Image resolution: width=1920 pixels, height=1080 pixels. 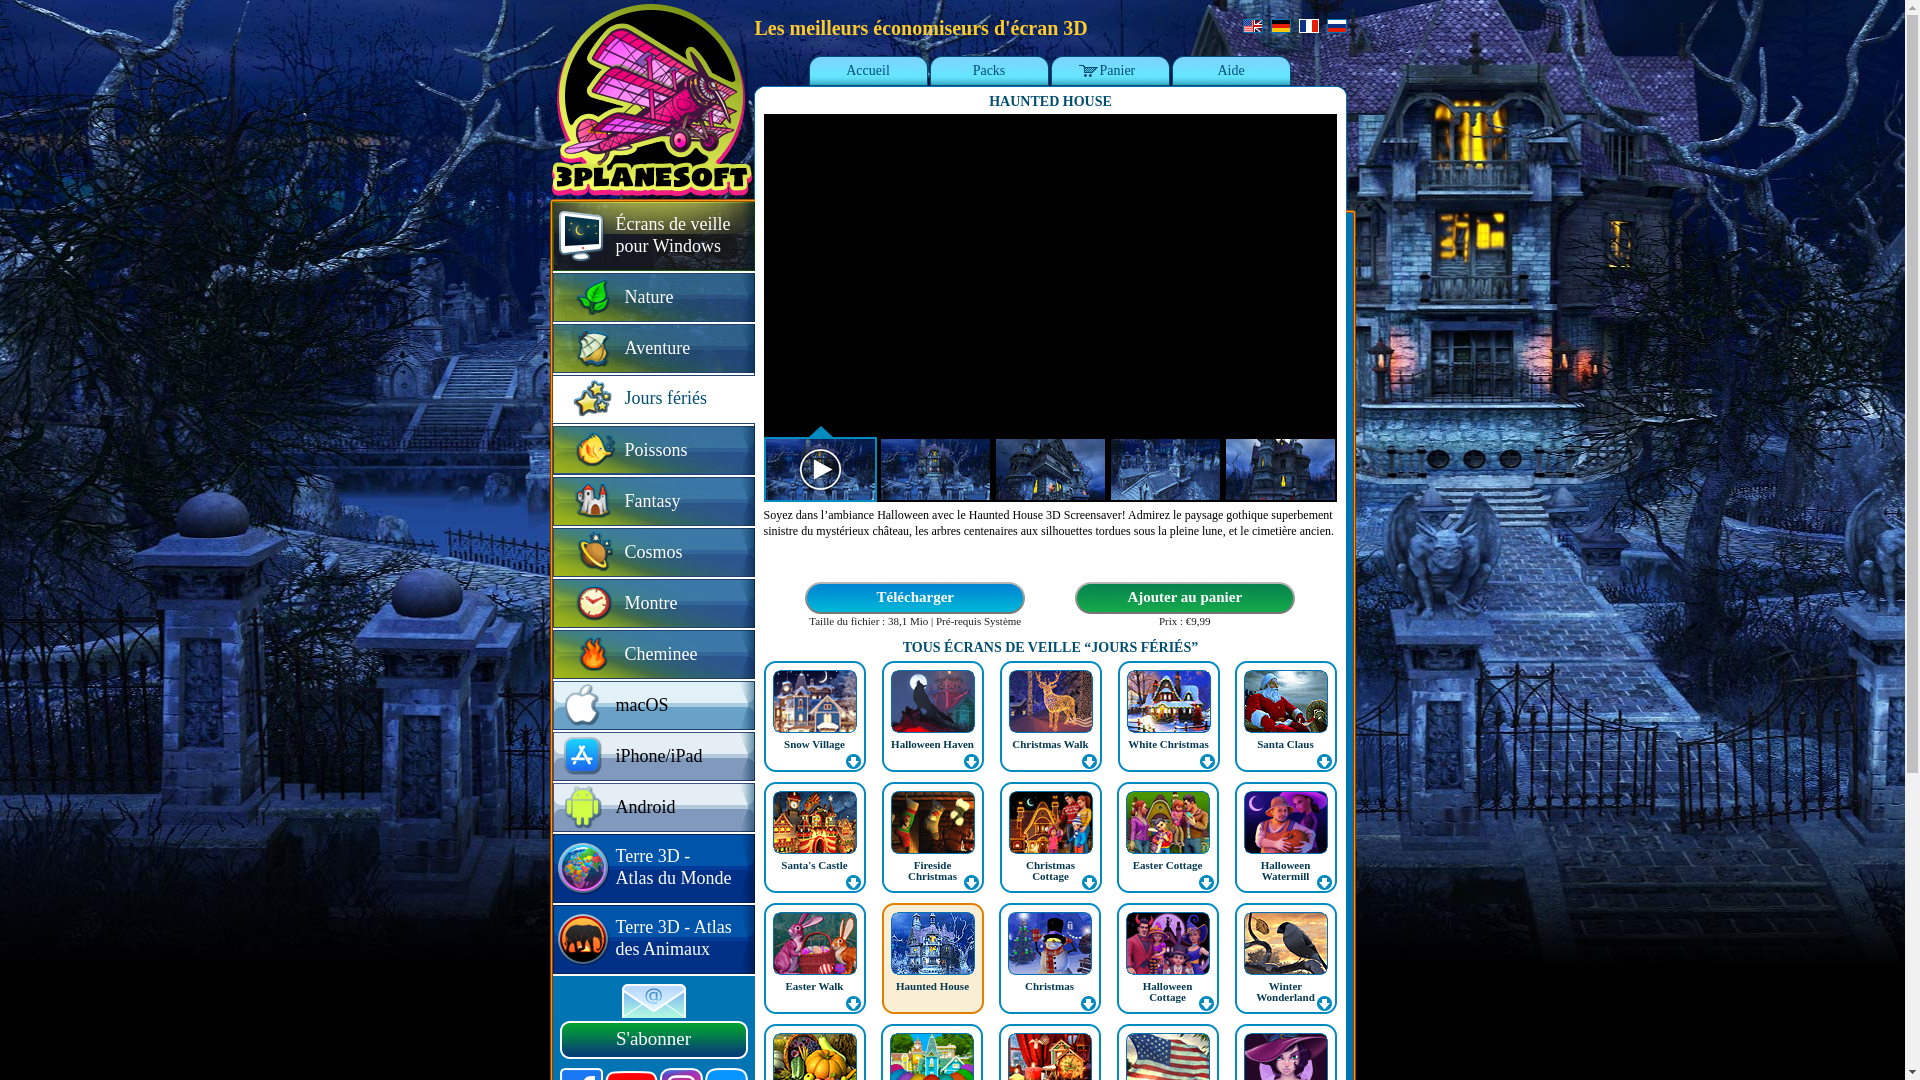 What do you see at coordinates (652, 298) in the screenshot?
I see `'Nature'` at bounding box center [652, 298].